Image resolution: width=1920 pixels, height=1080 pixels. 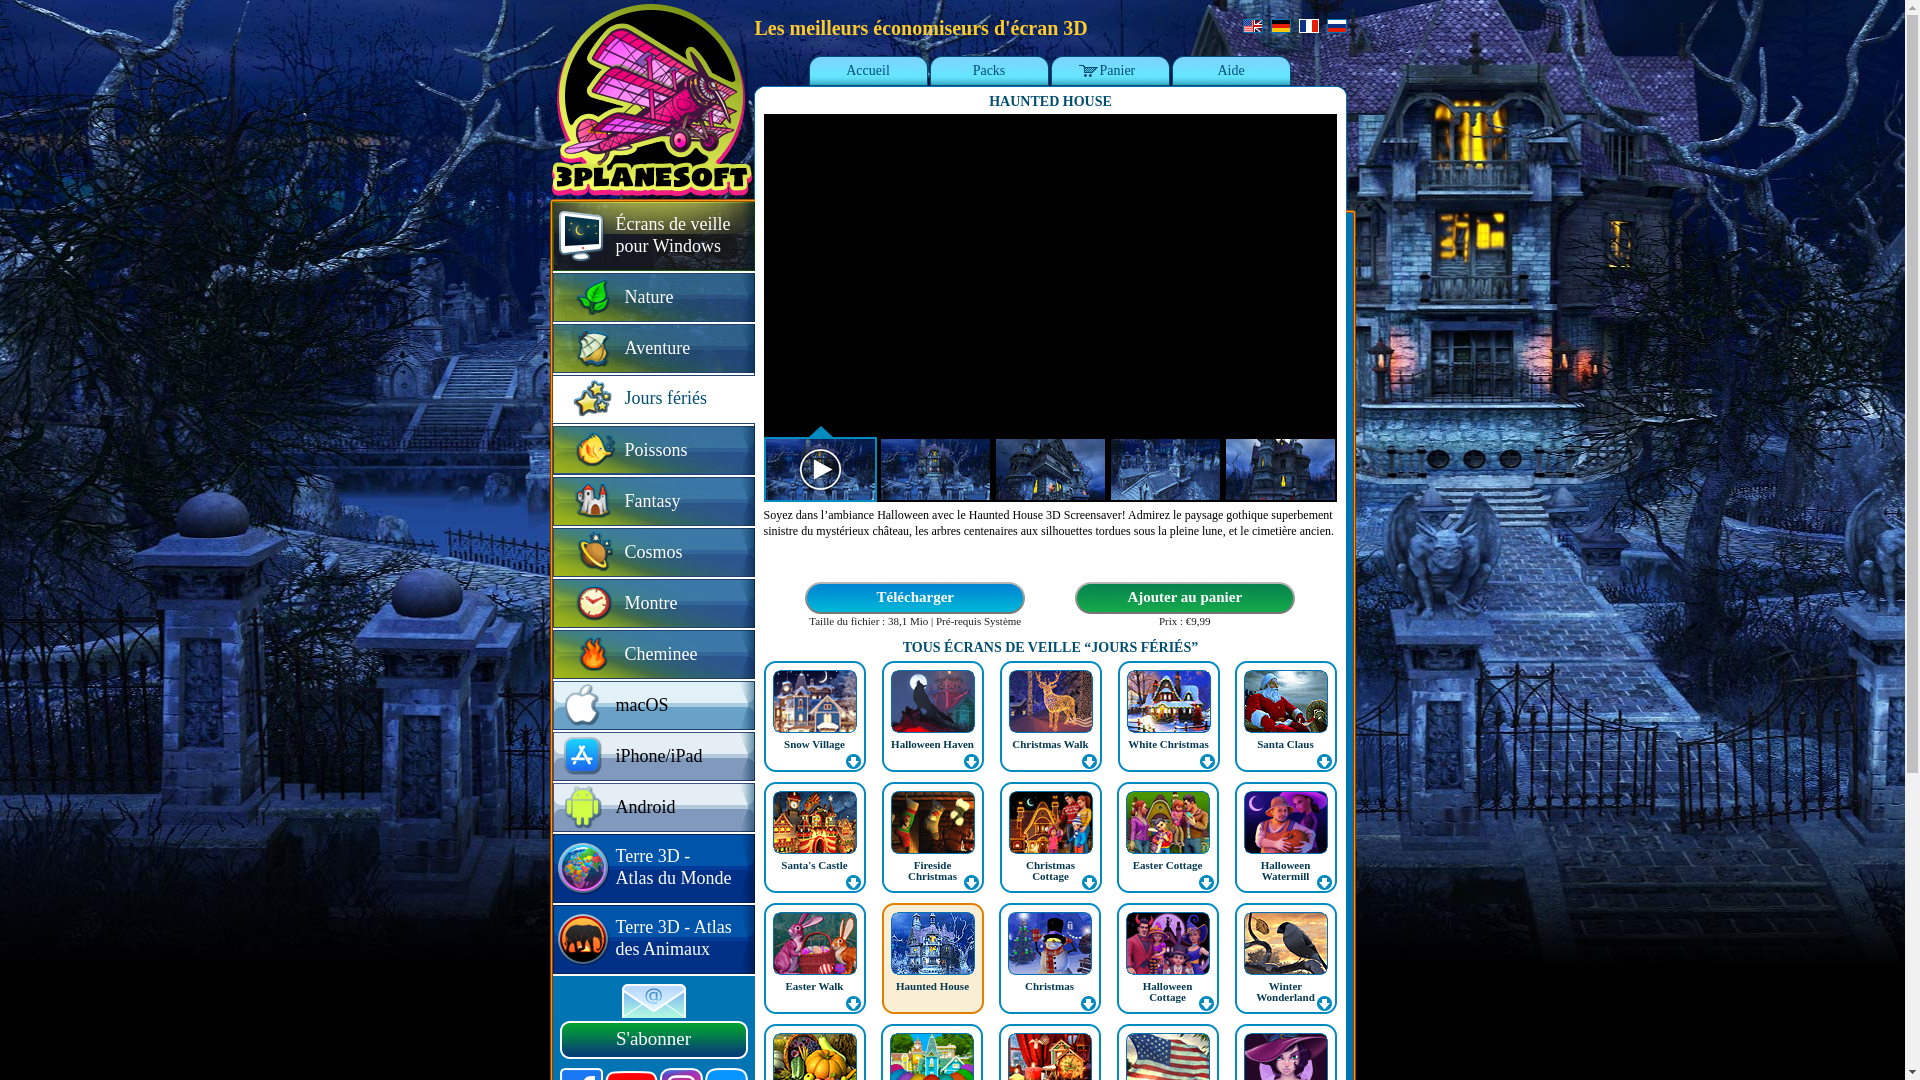 What do you see at coordinates (652, 298) in the screenshot?
I see `'Nature'` at bounding box center [652, 298].